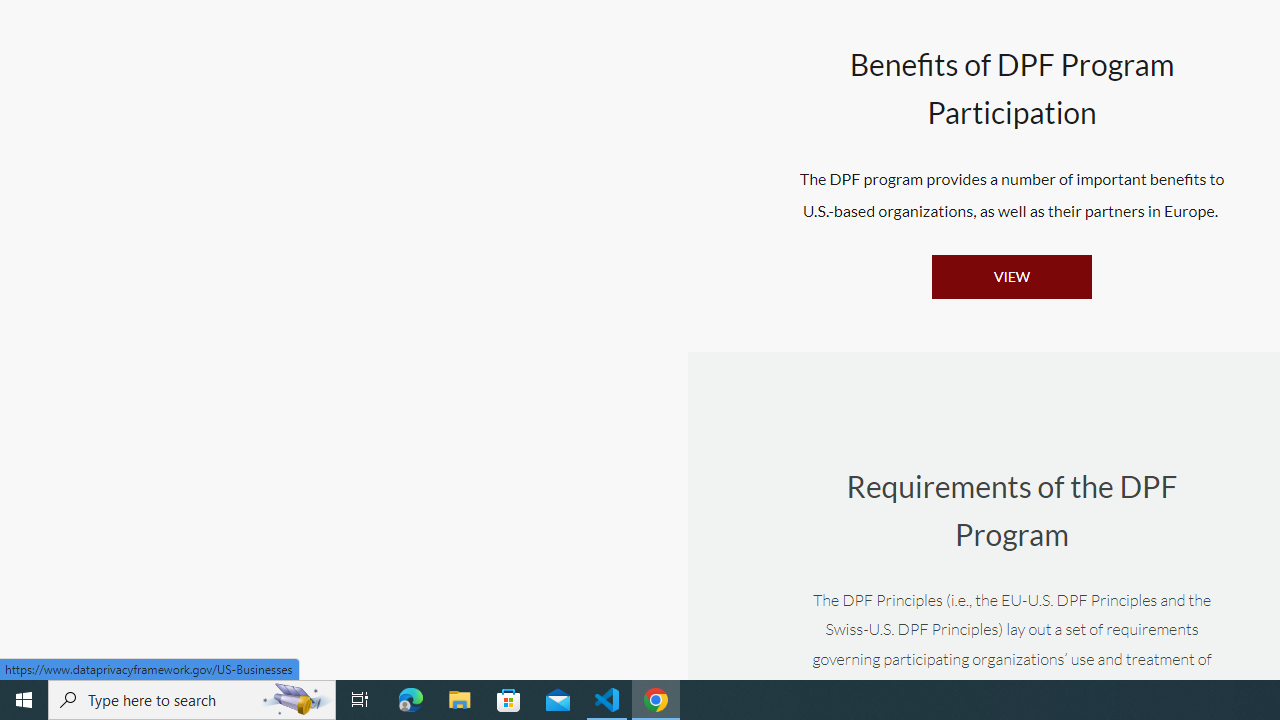  Describe the element at coordinates (1011, 276) in the screenshot. I see `'VIEW'` at that location.